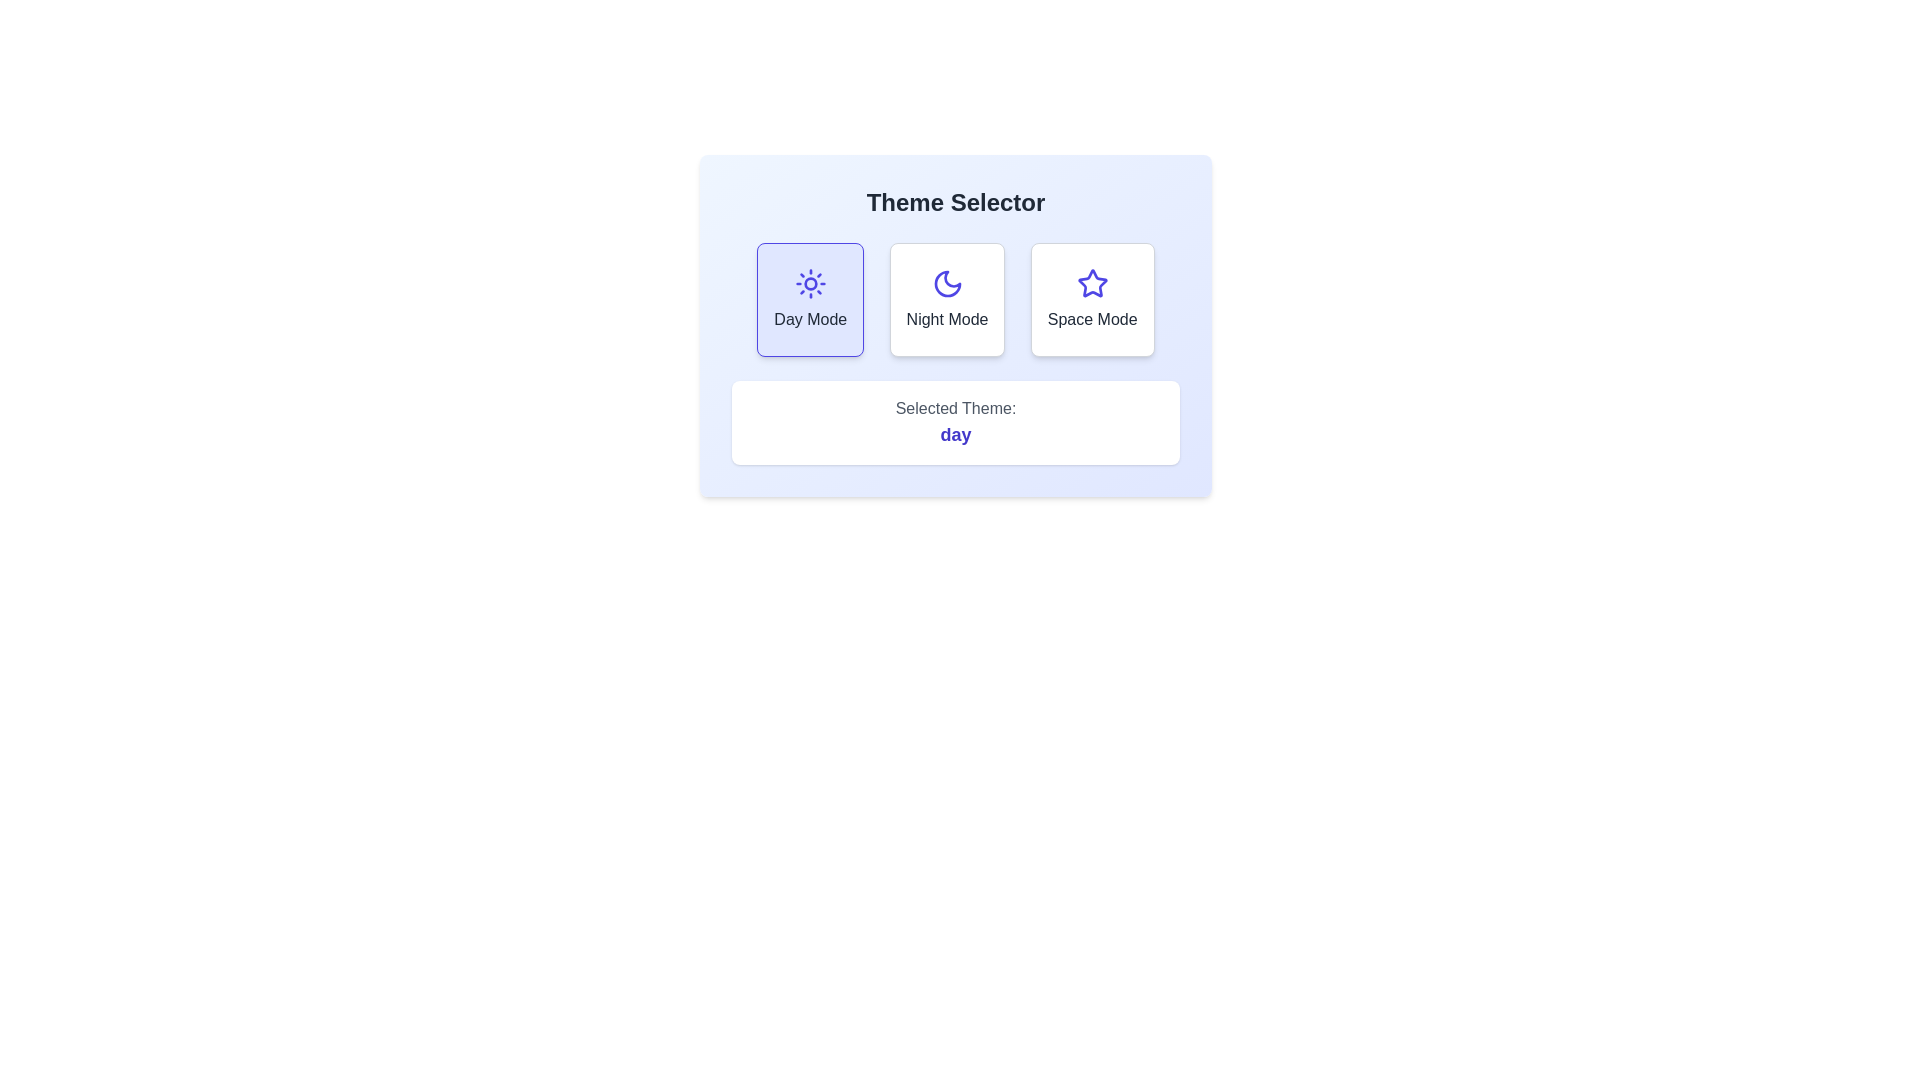 This screenshot has width=1920, height=1080. Describe the element at coordinates (1091, 283) in the screenshot. I see `the 'Space Mode' icon located in the top-right section of the theme selector panel` at that location.